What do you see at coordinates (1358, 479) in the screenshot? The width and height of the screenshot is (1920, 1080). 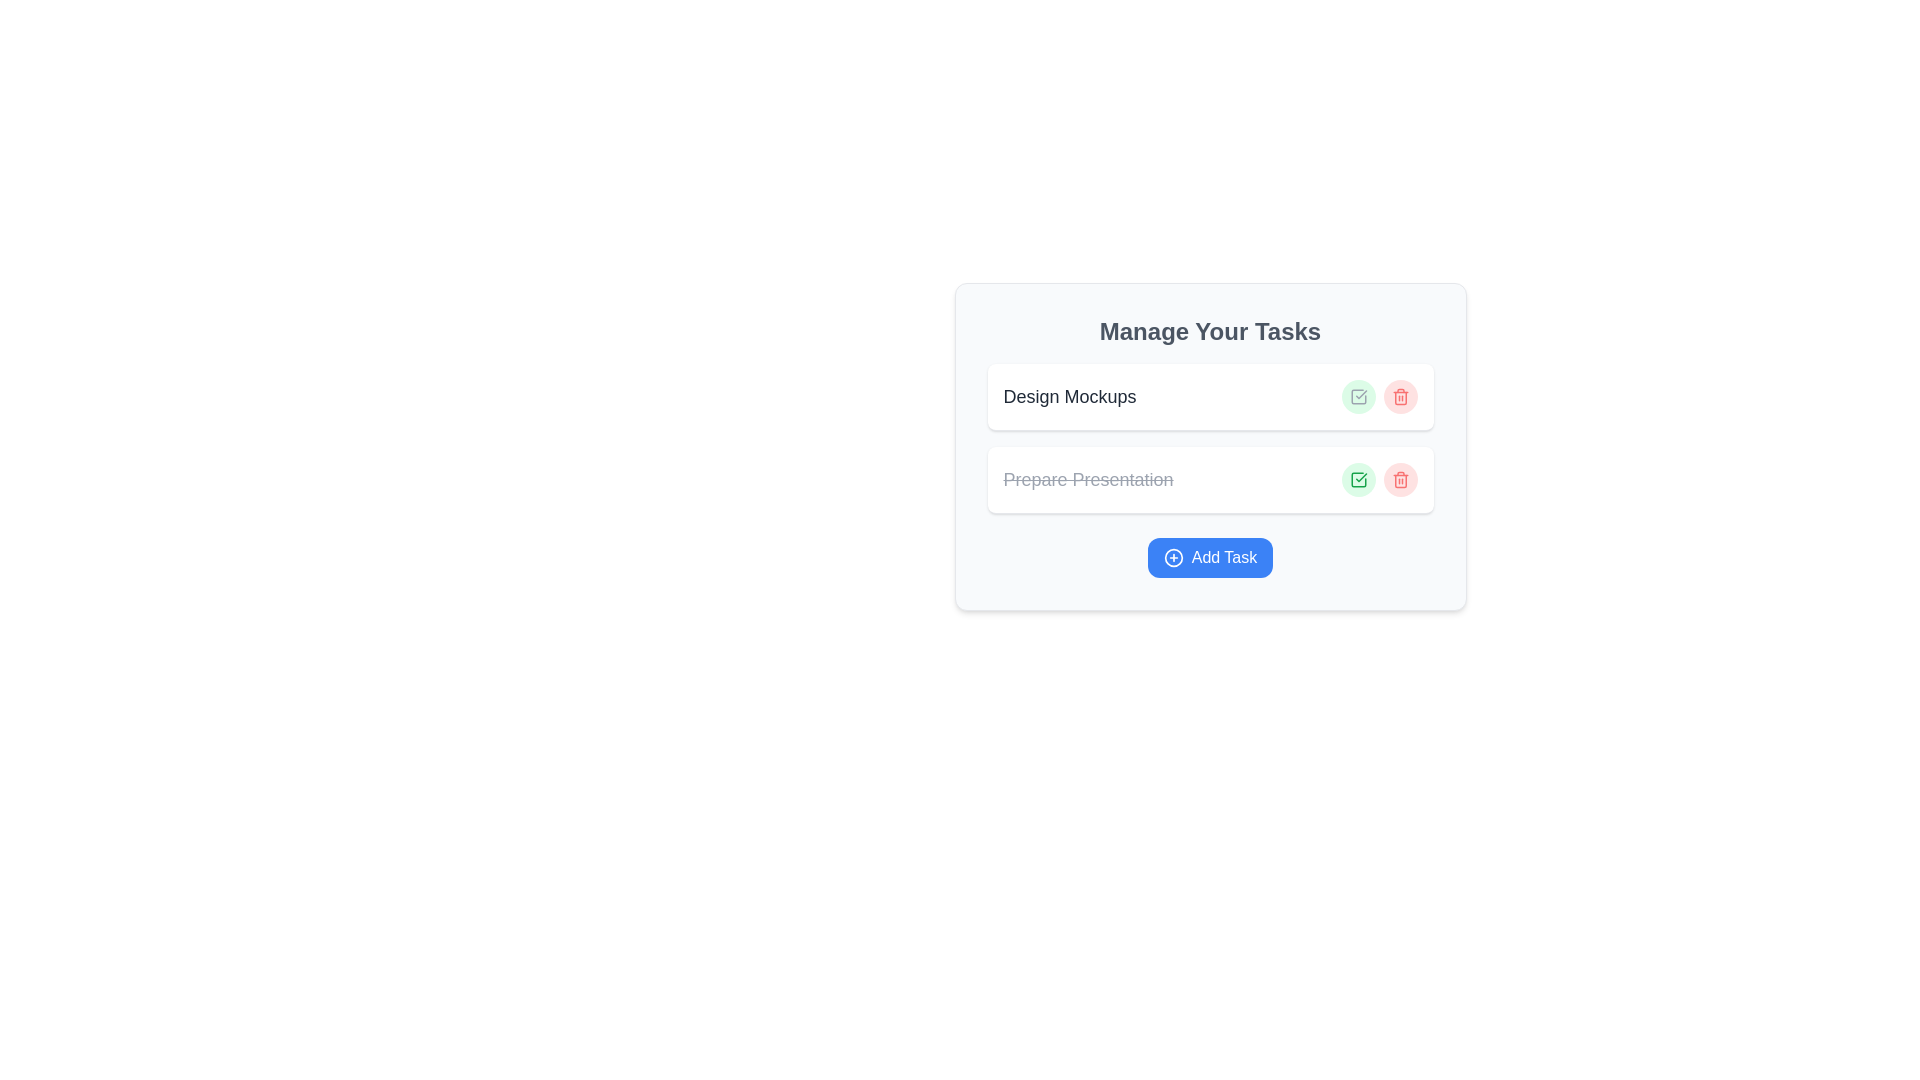 I see `the button that marks the associated task as completed, located to the right of the text 'Prepare Presentation' in the second row of the task list, to observe a hover color change effect` at bounding box center [1358, 479].